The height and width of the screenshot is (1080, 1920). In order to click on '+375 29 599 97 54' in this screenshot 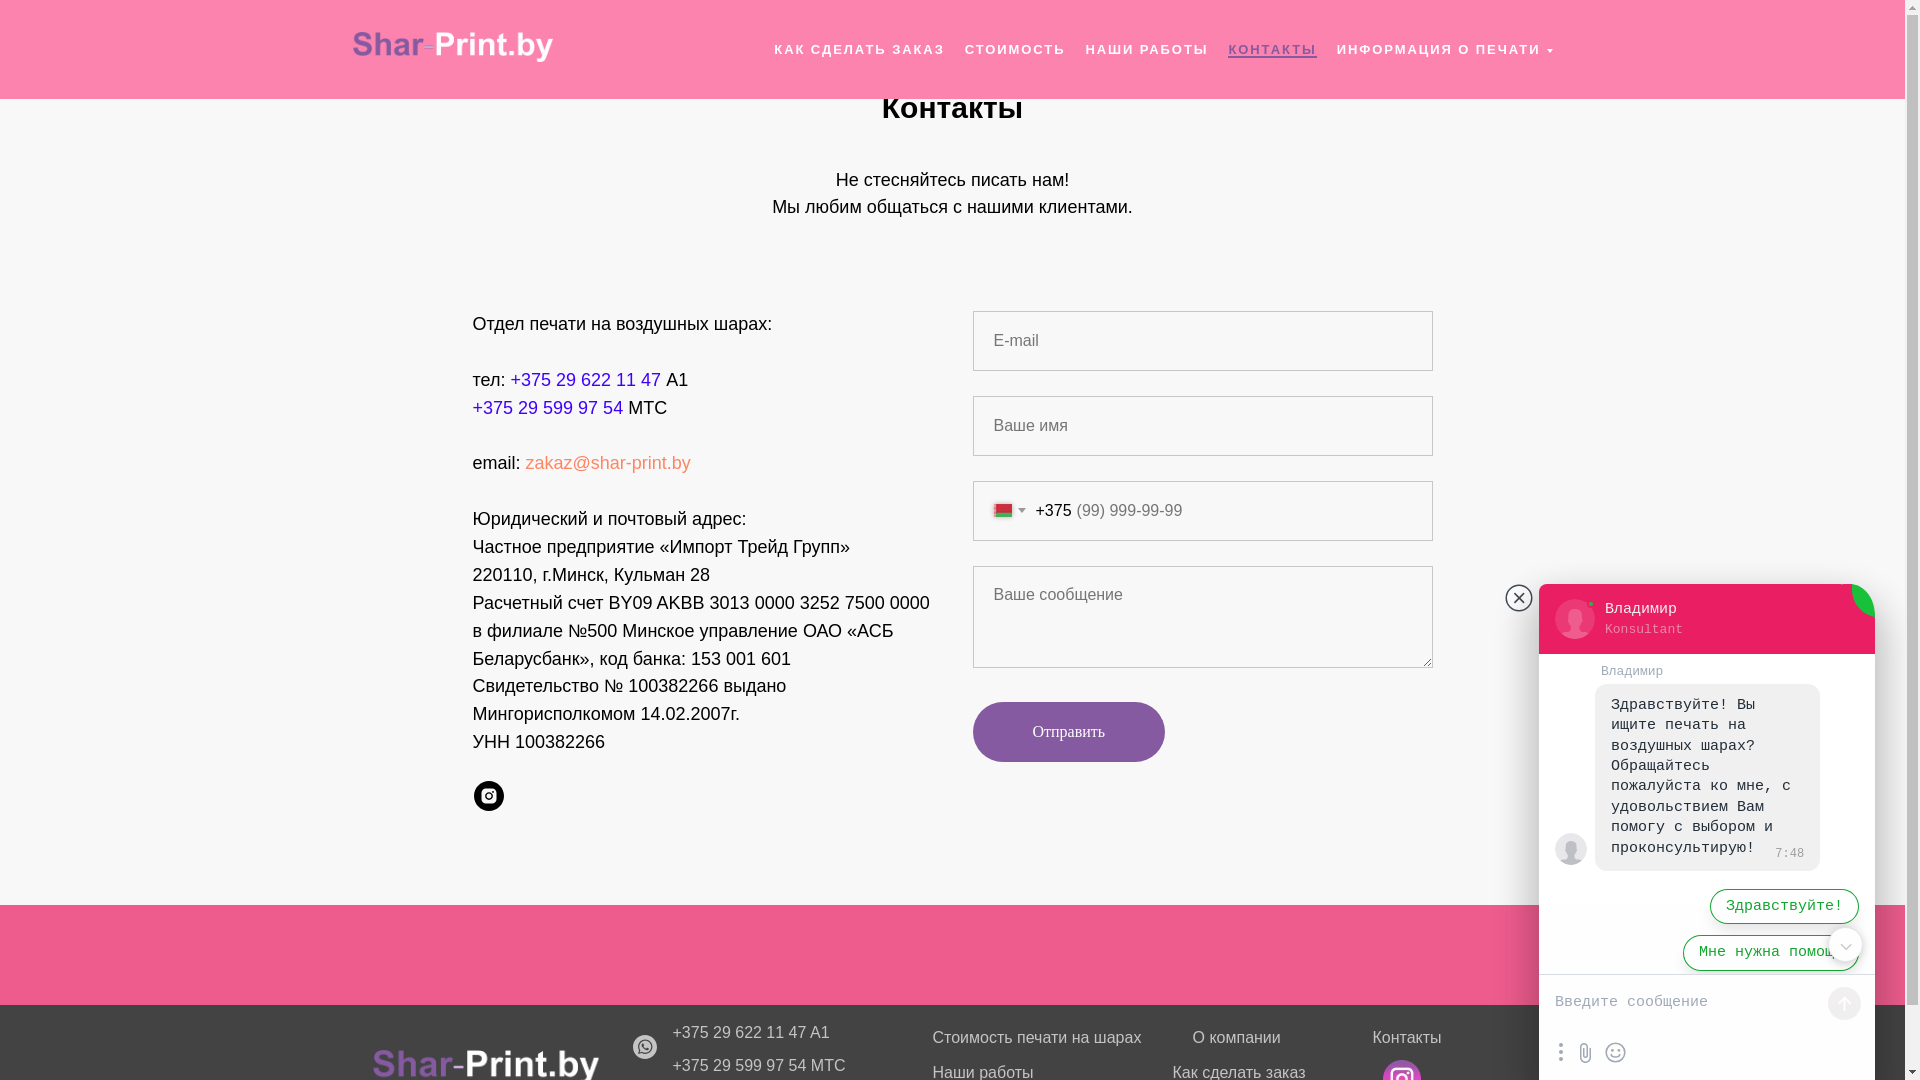, I will do `click(470, 407)`.